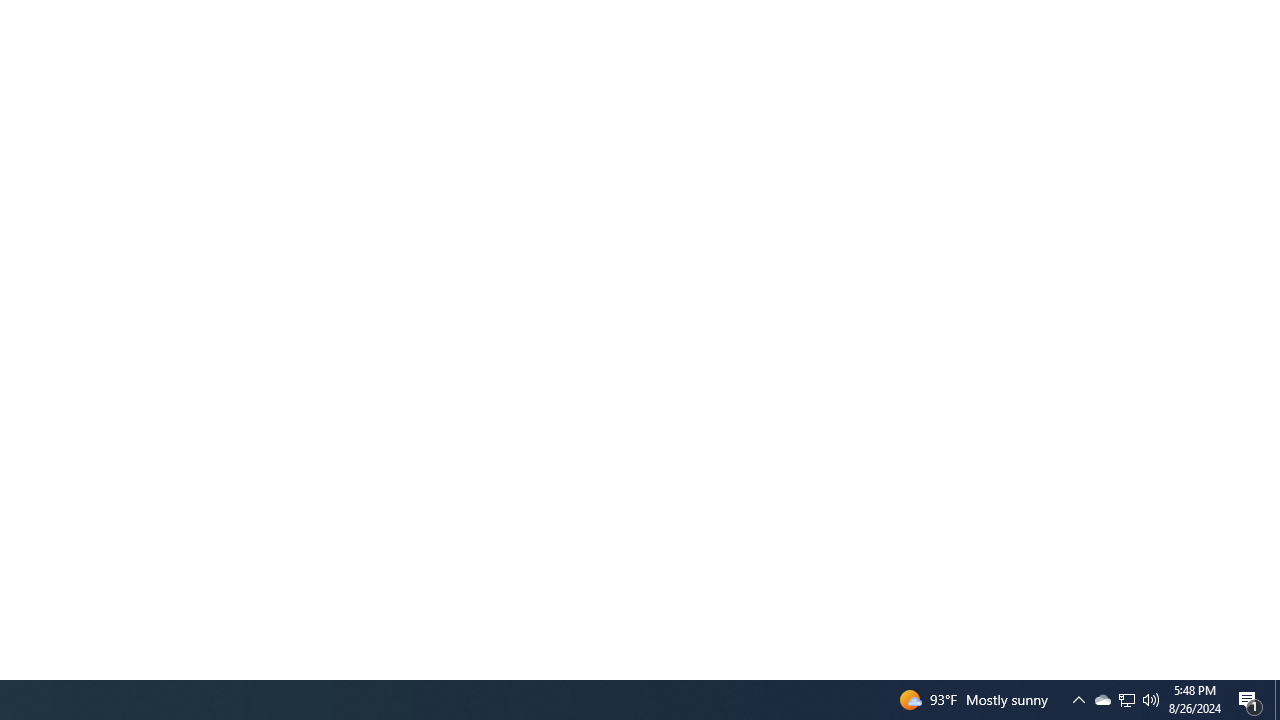  What do you see at coordinates (1127, 698) in the screenshot?
I see `'Q2790: 100%'` at bounding box center [1127, 698].